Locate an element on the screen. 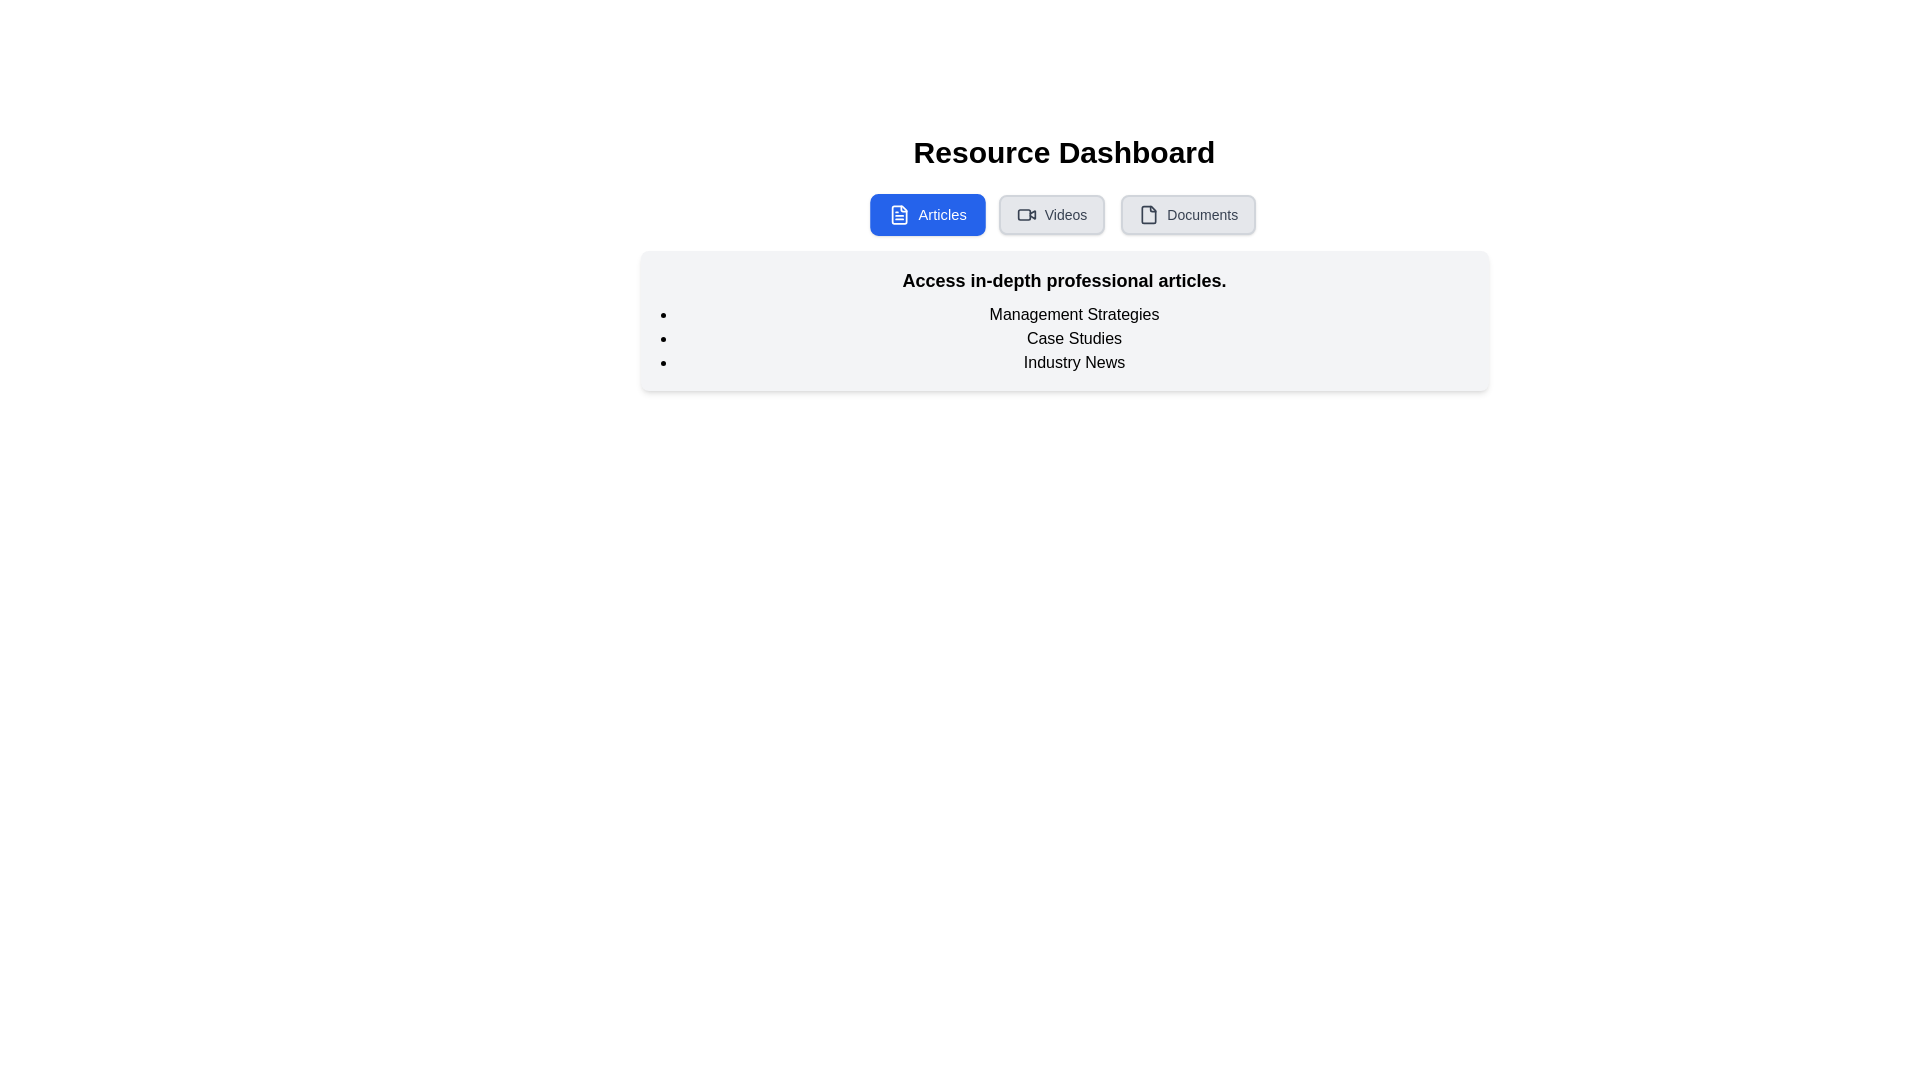 Image resolution: width=1920 pixels, height=1080 pixels. the 'Documents' button, which is represented by an icon resembling a document file located in the top-right corner of the set of three buttons labeled 'Articles,' 'Videos,' and 'Documents.' is located at coordinates (1149, 215).